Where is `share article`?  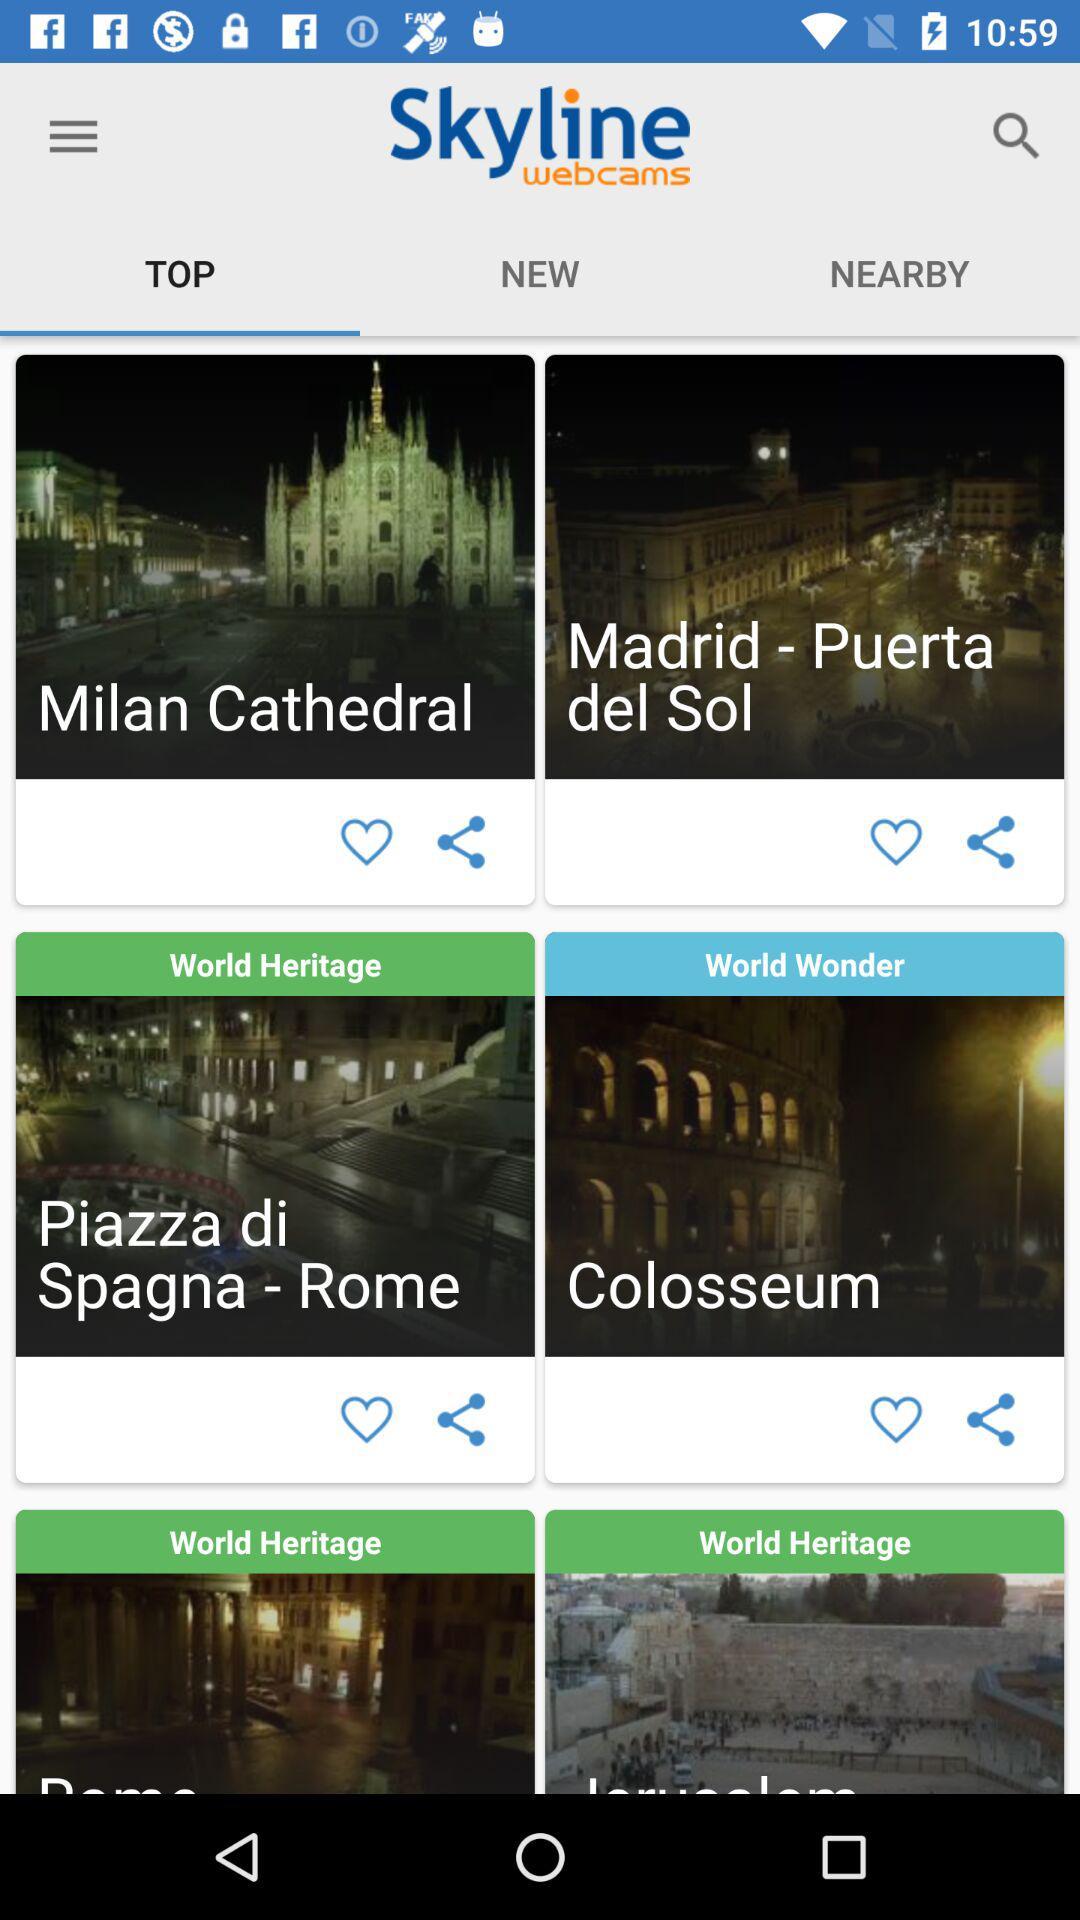
share article is located at coordinates (461, 842).